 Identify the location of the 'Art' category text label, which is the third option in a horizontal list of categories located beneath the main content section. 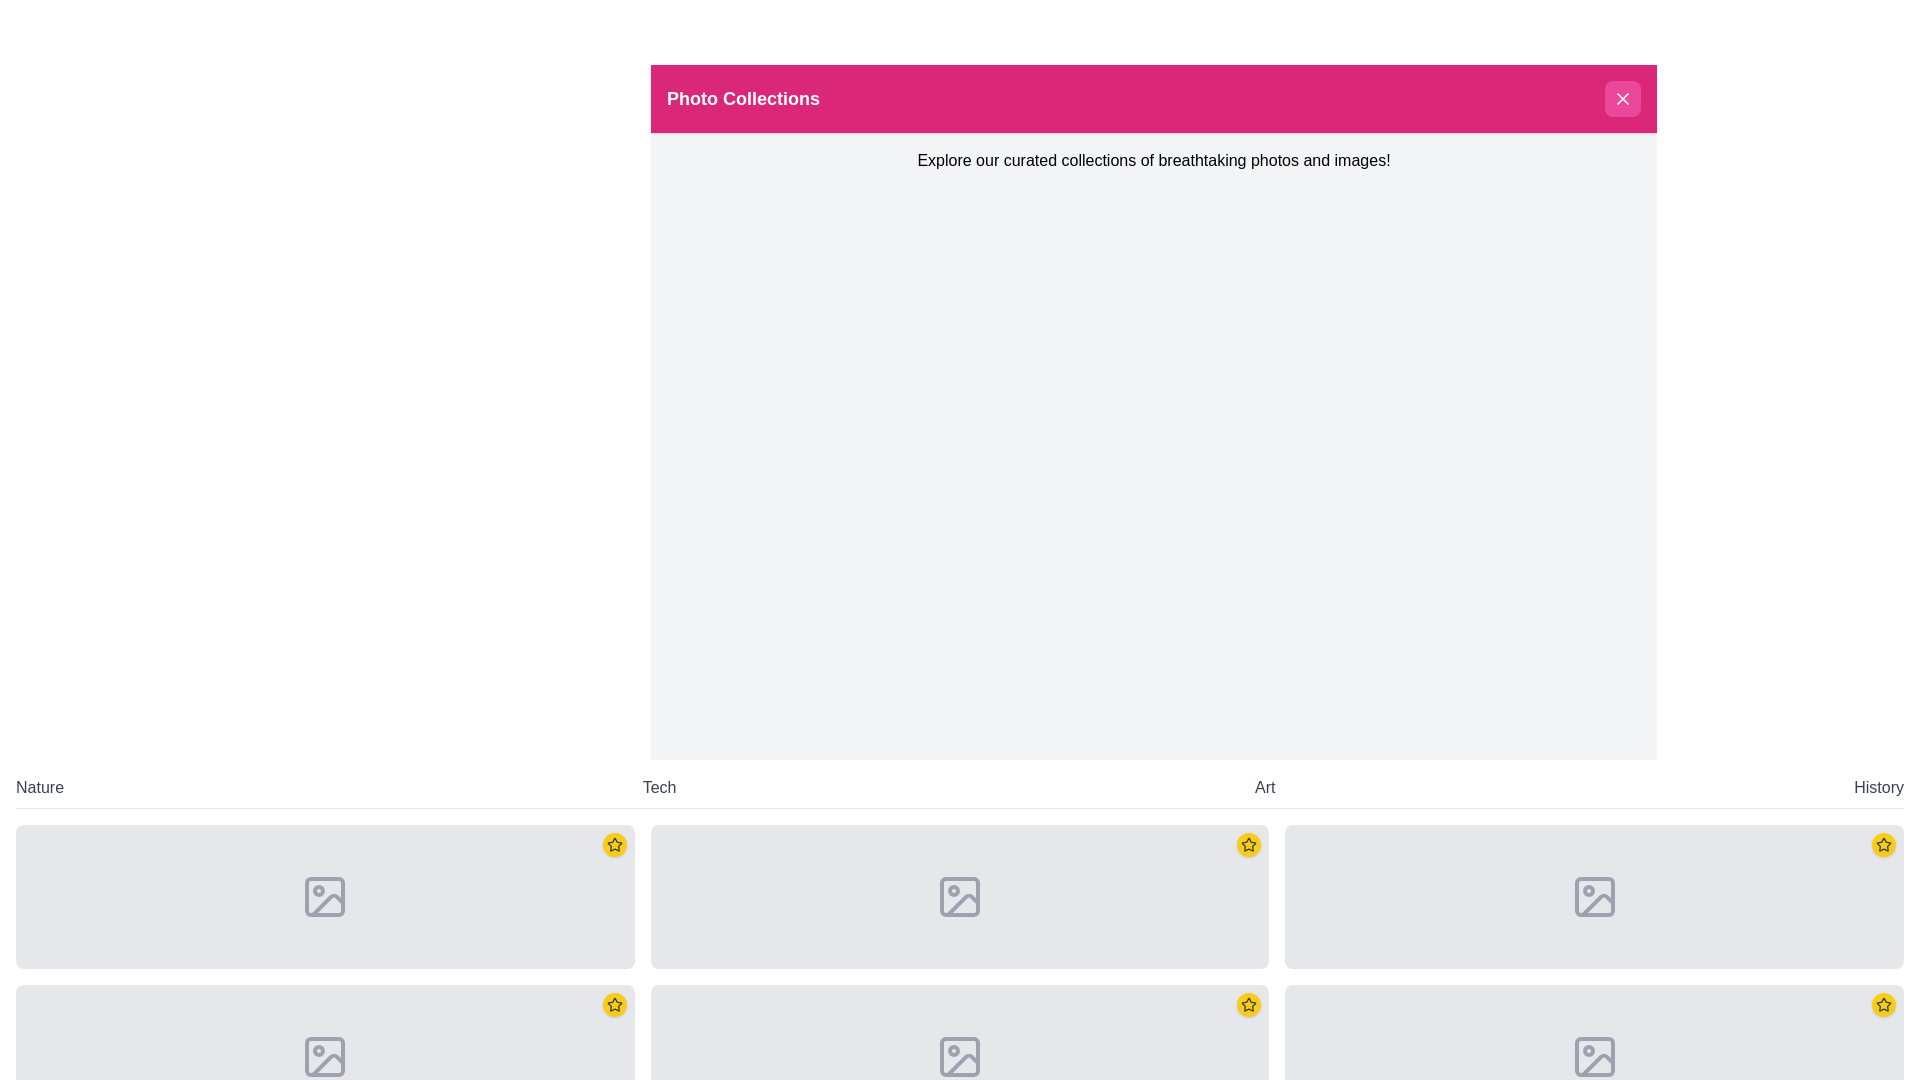
(1264, 786).